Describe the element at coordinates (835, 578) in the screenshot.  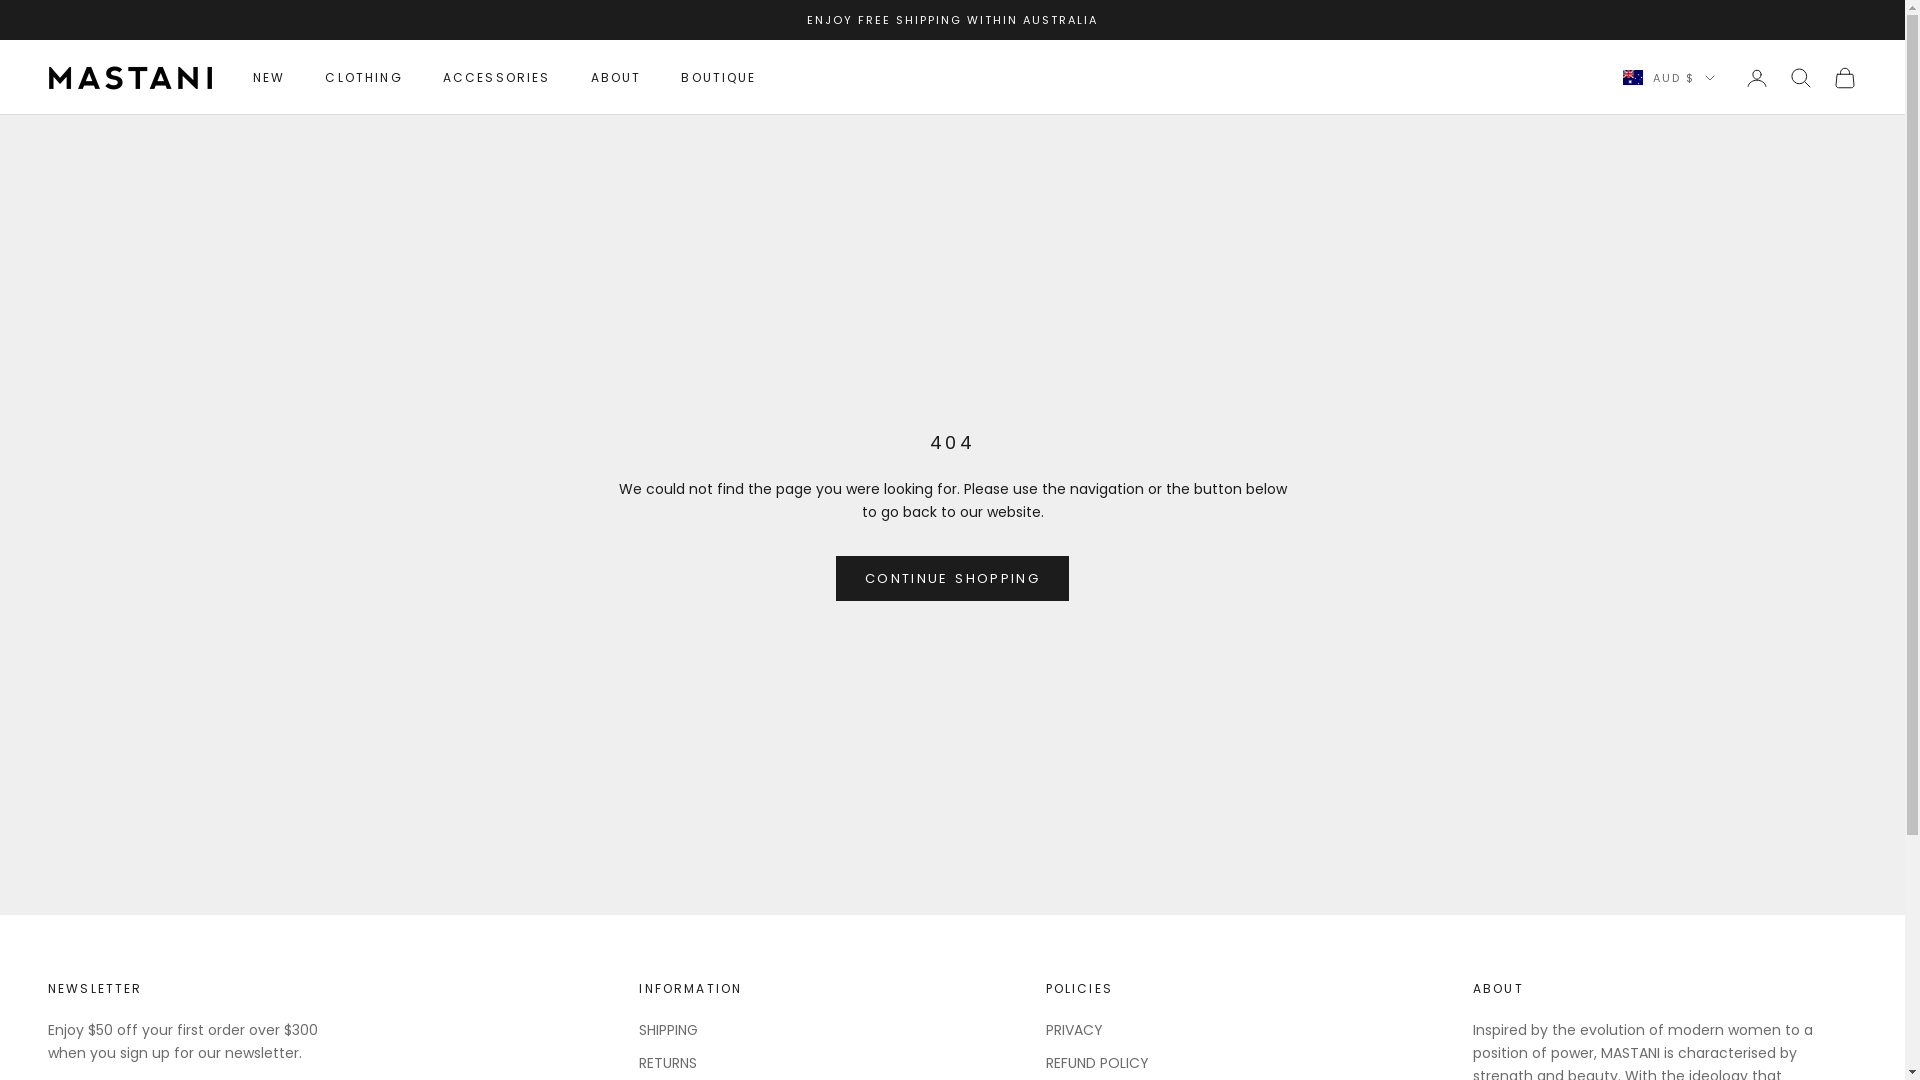
I see `'CONTINUE SHOPPING'` at that location.